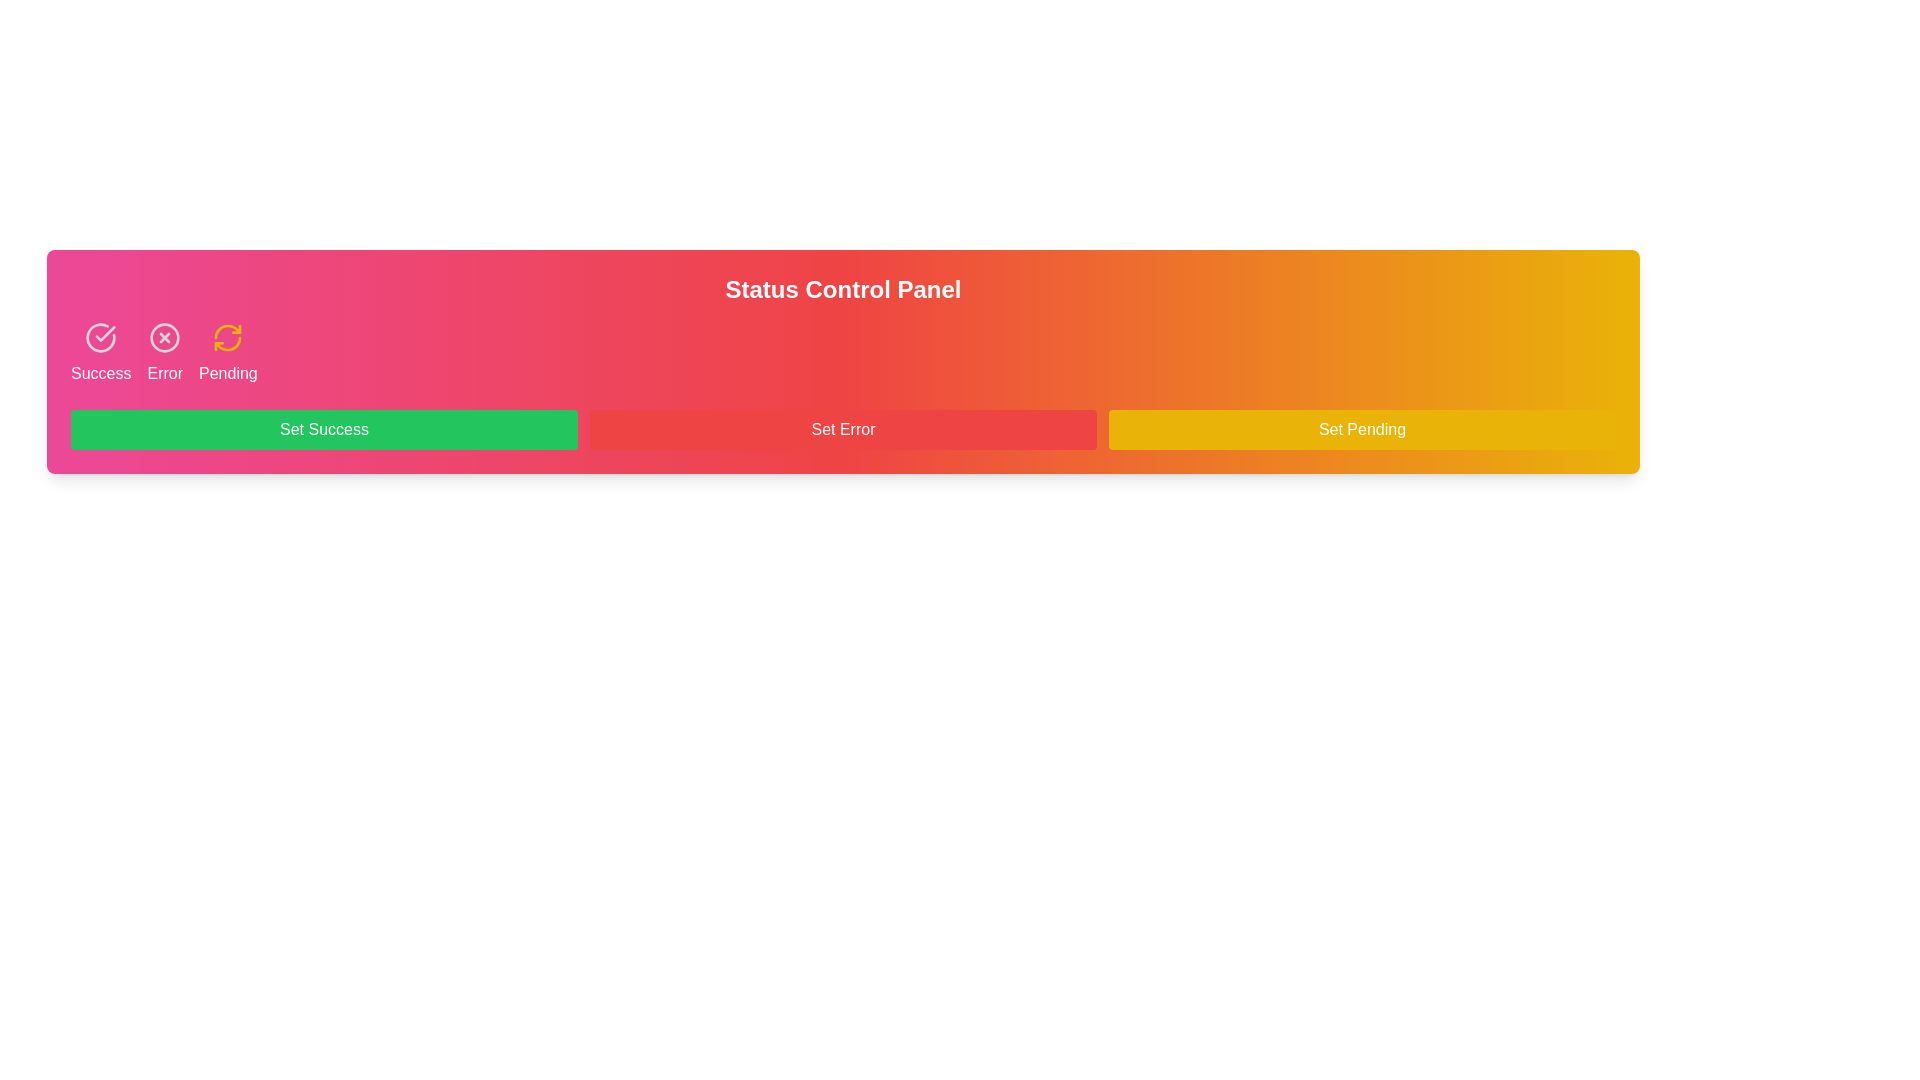 The image size is (1920, 1080). What do you see at coordinates (843, 289) in the screenshot?
I see `Header text located at the top of the panel, which indicates the purpose of the panel and is positioned above the status indicators and buttons` at bounding box center [843, 289].